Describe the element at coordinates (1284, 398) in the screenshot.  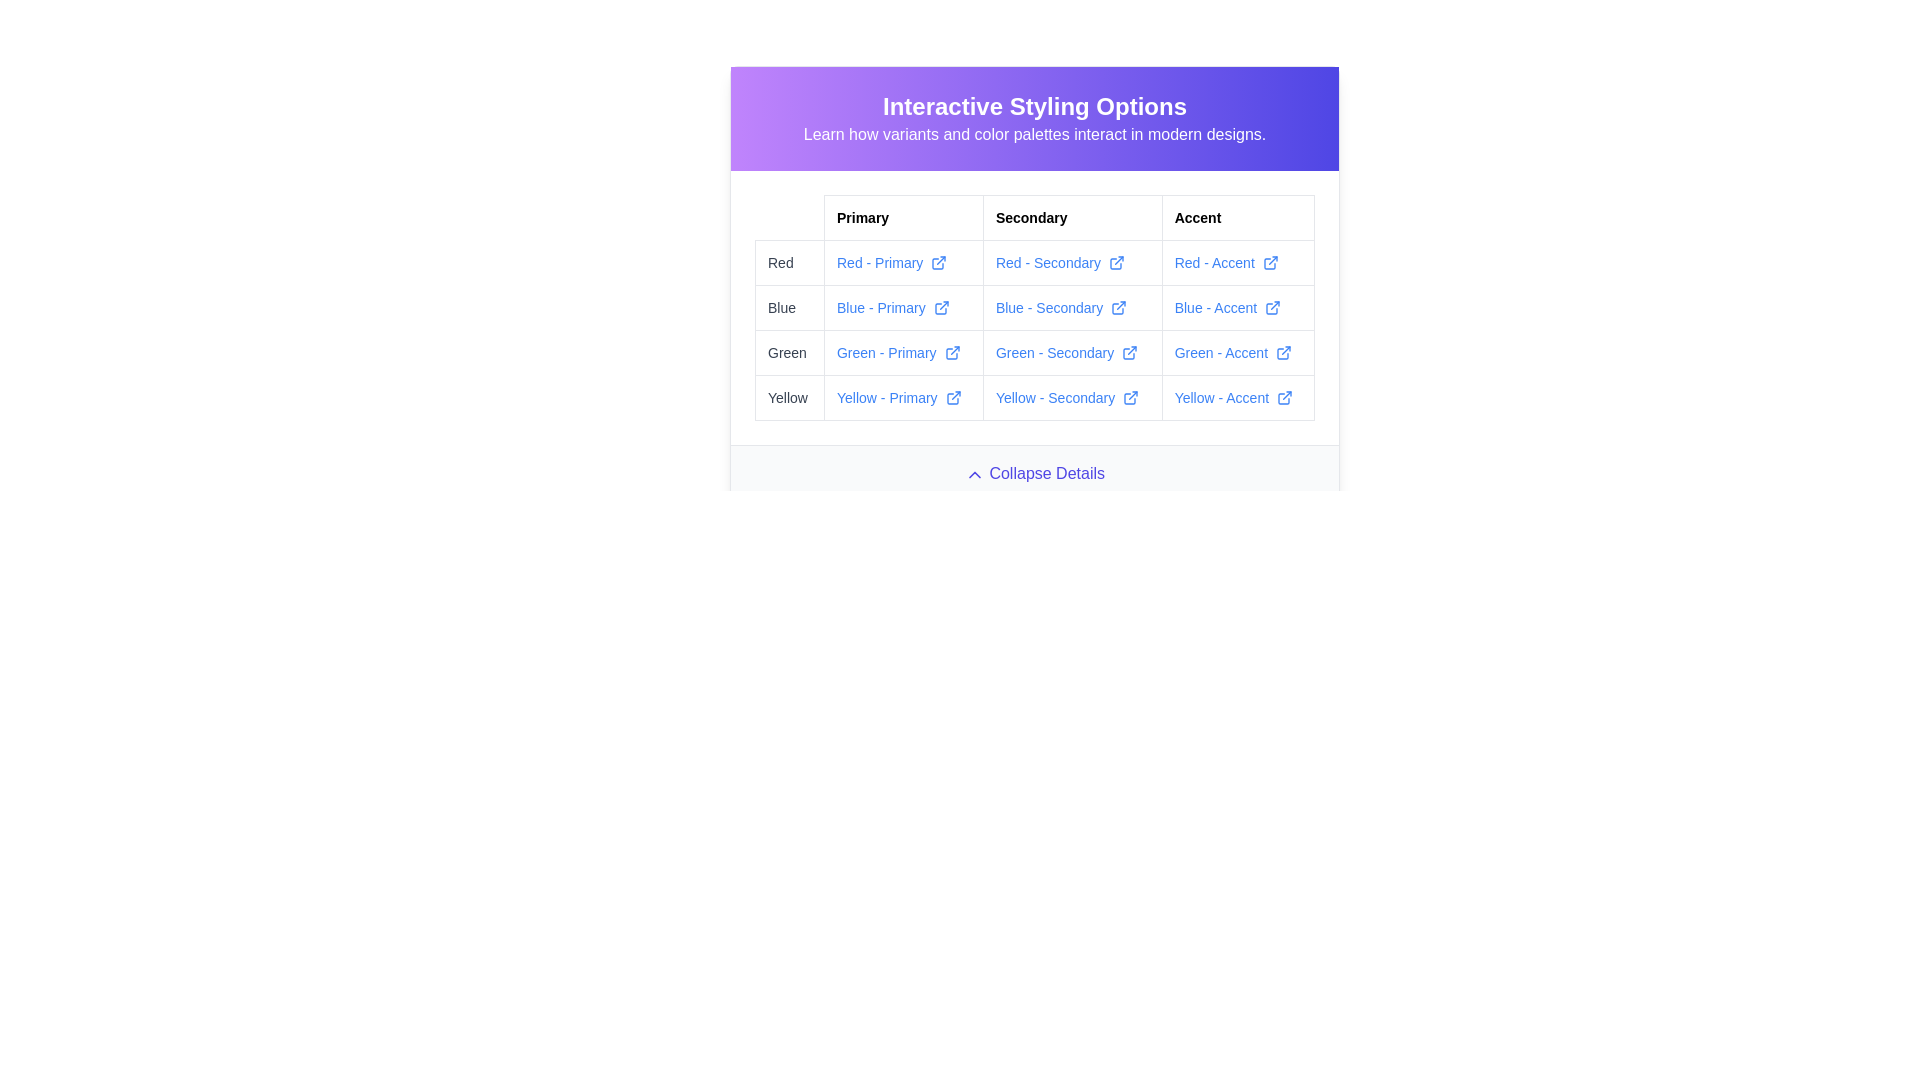
I see `the SVG icon located in the 'Accent' column of the table, specifically in the 'Yellow' row` at that location.